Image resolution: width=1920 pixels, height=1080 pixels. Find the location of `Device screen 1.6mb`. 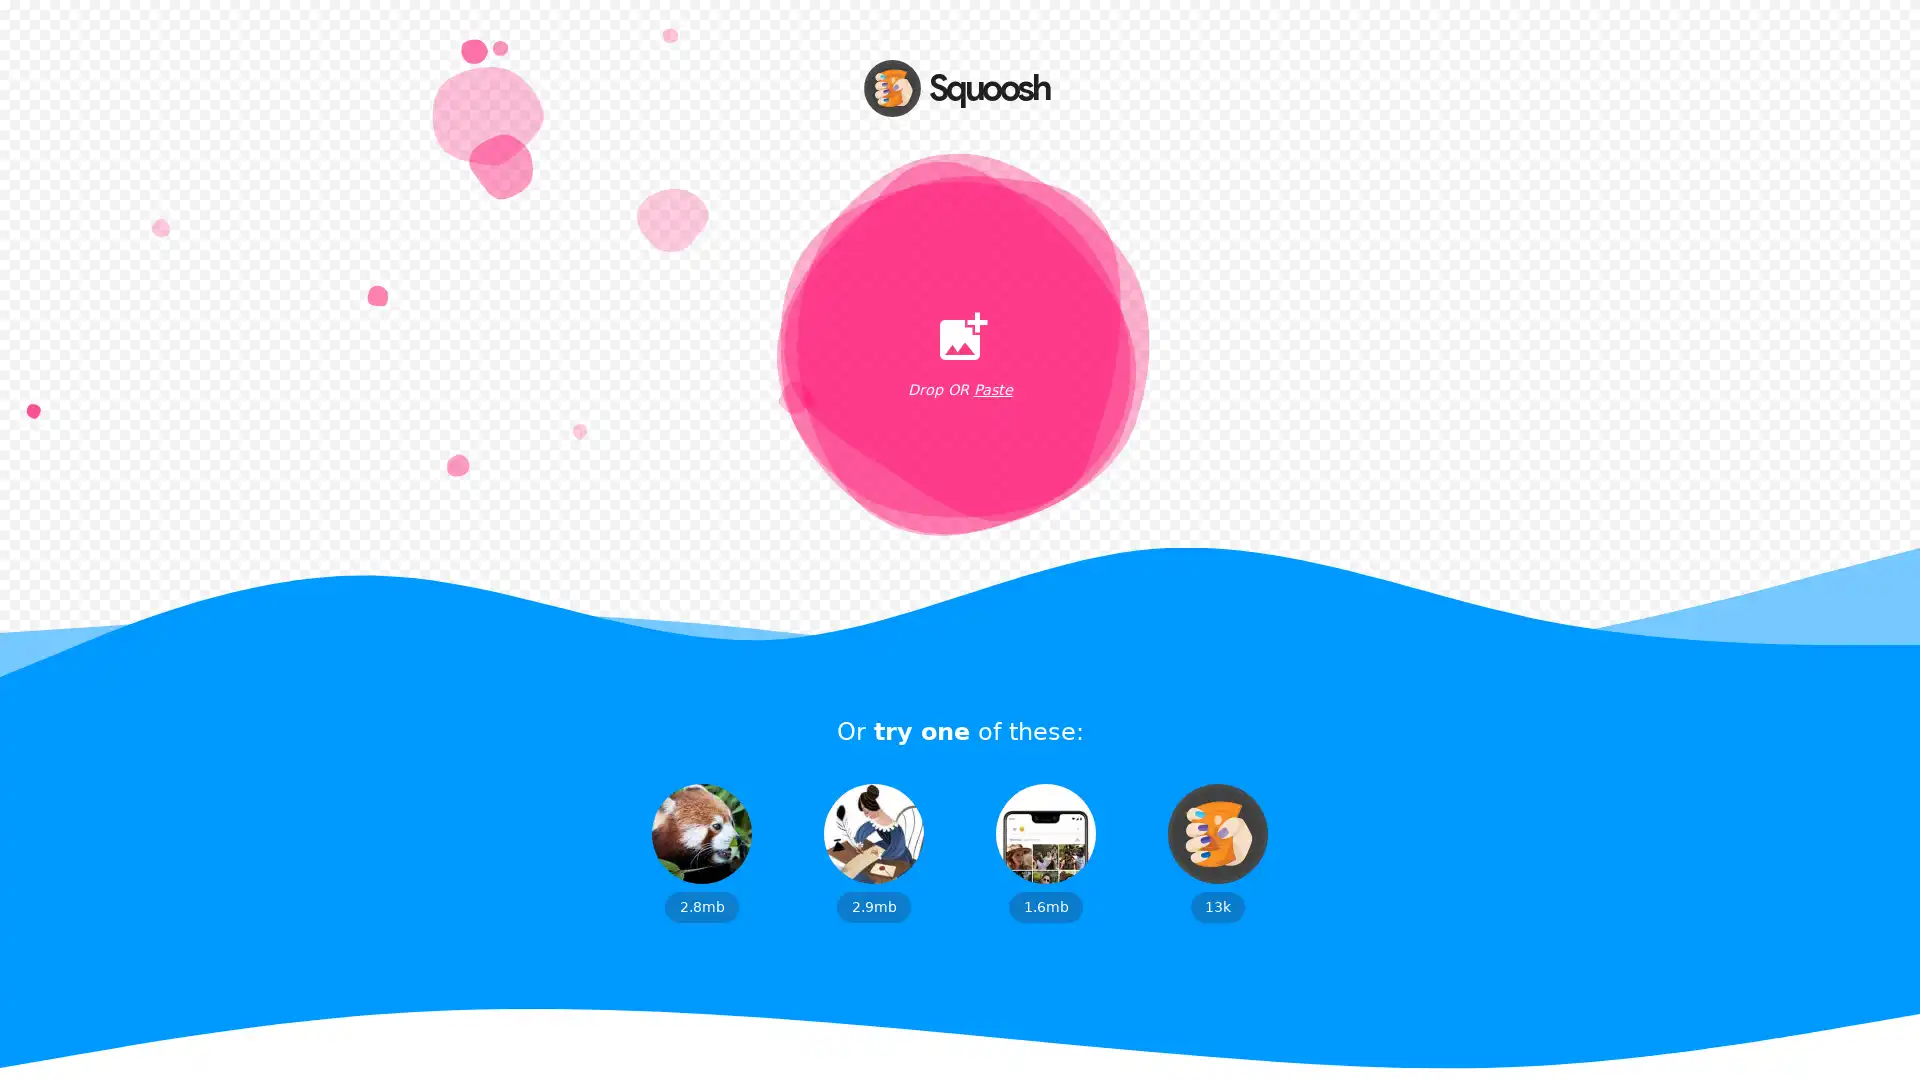

Device screen 1.6mb is located at coordinates (1045, 852).